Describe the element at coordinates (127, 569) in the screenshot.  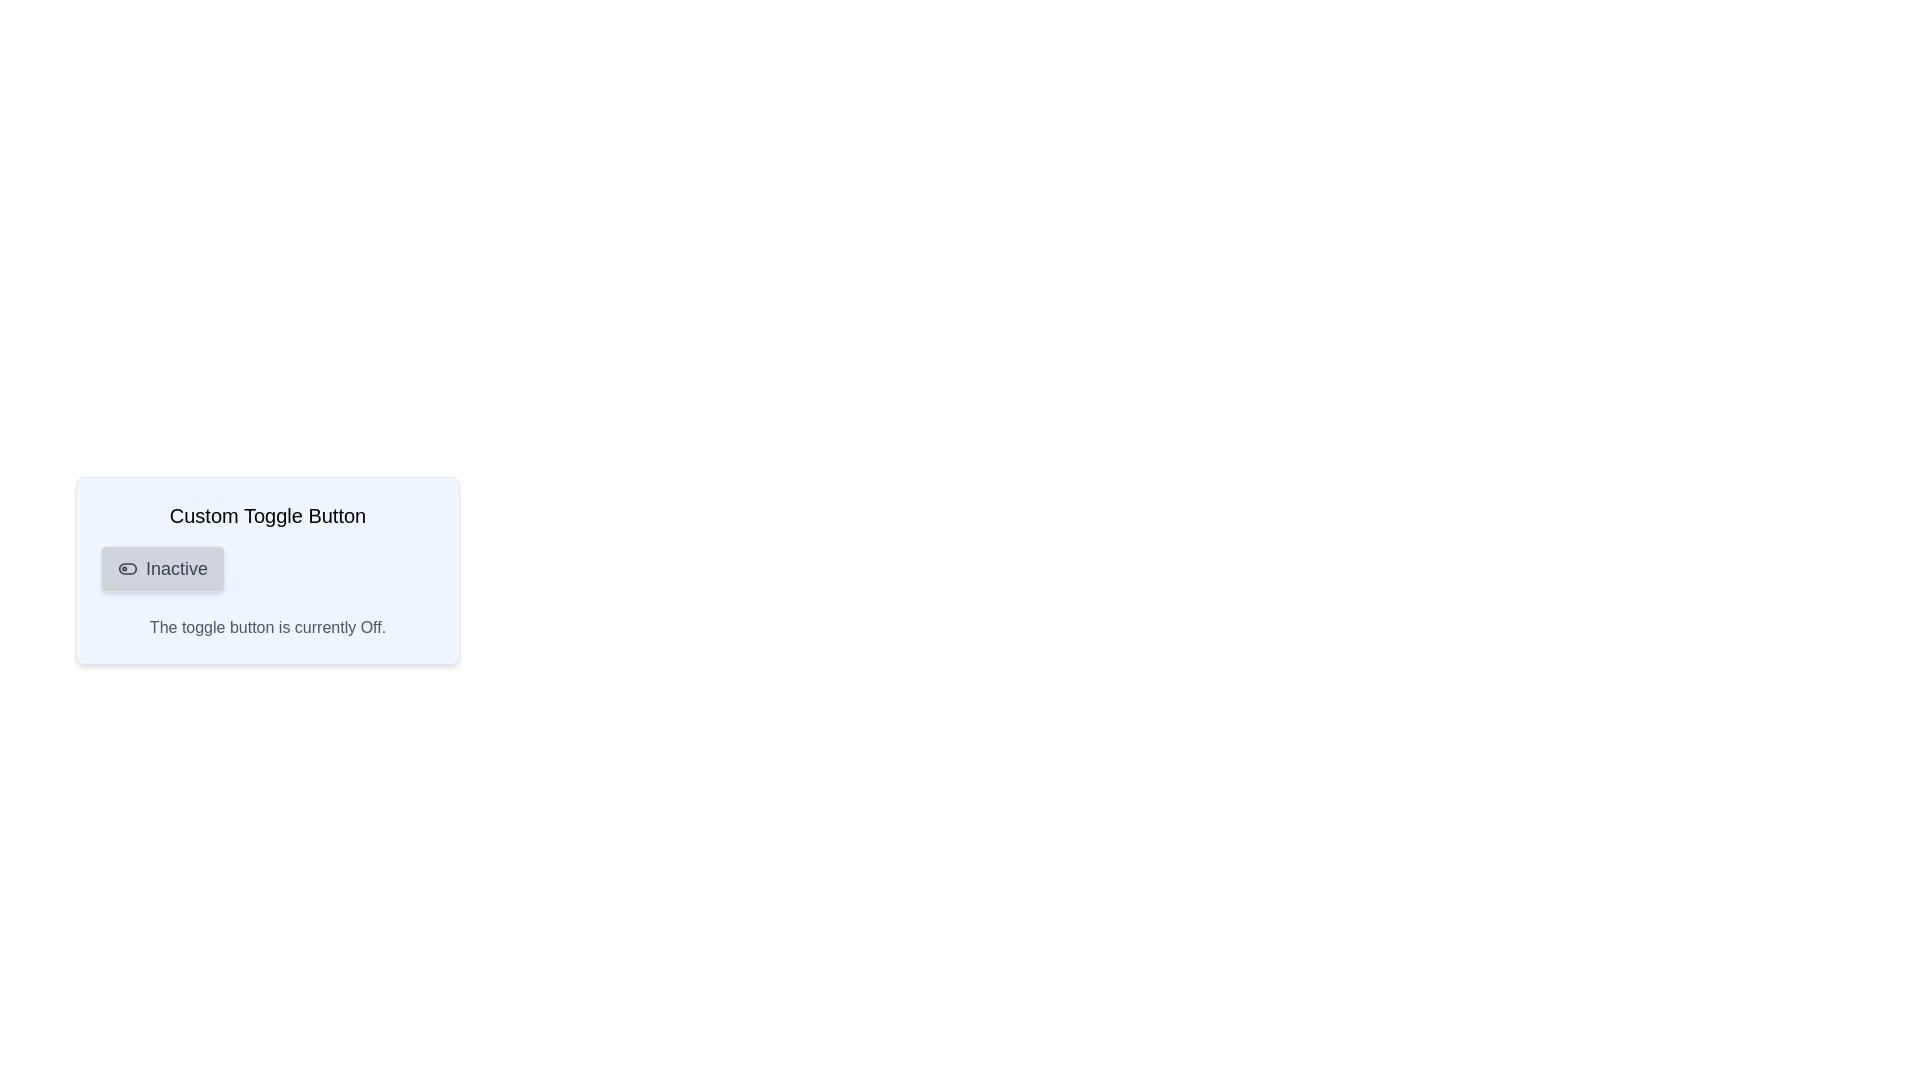
I see `the gray background rectangle of the 'Inactive' state in the 'Custom Toggle Button' section` at that location.